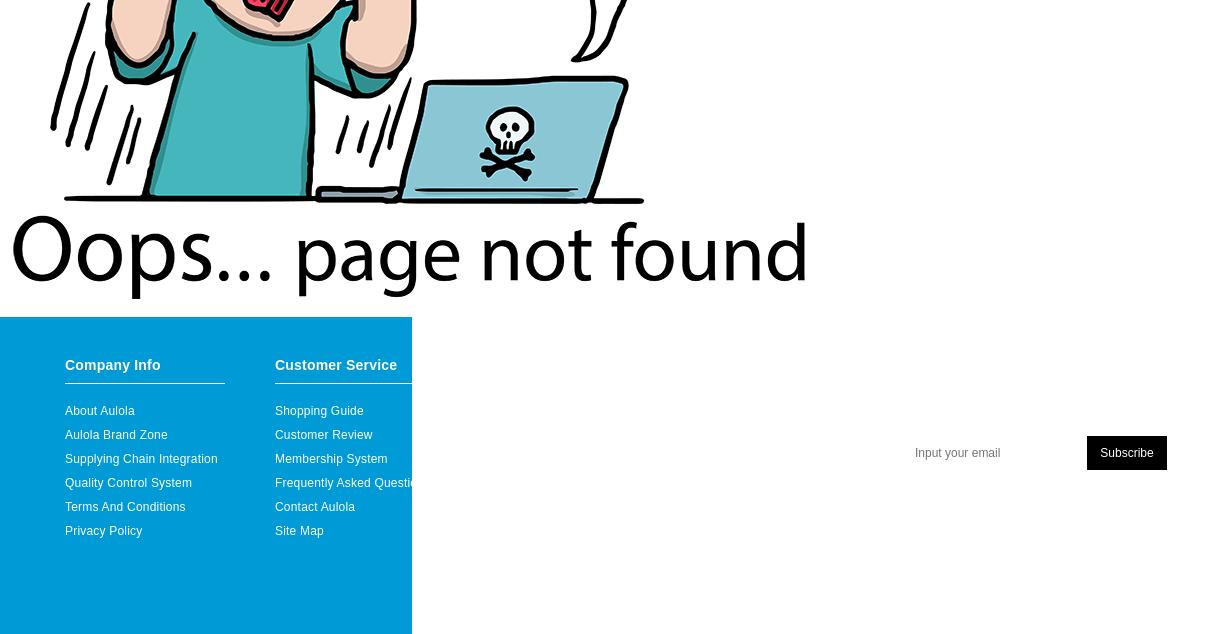 Image resolution: width=1230 pixels, height=634 pixels. I want to click on 'Customer Review', so click(322, 433).